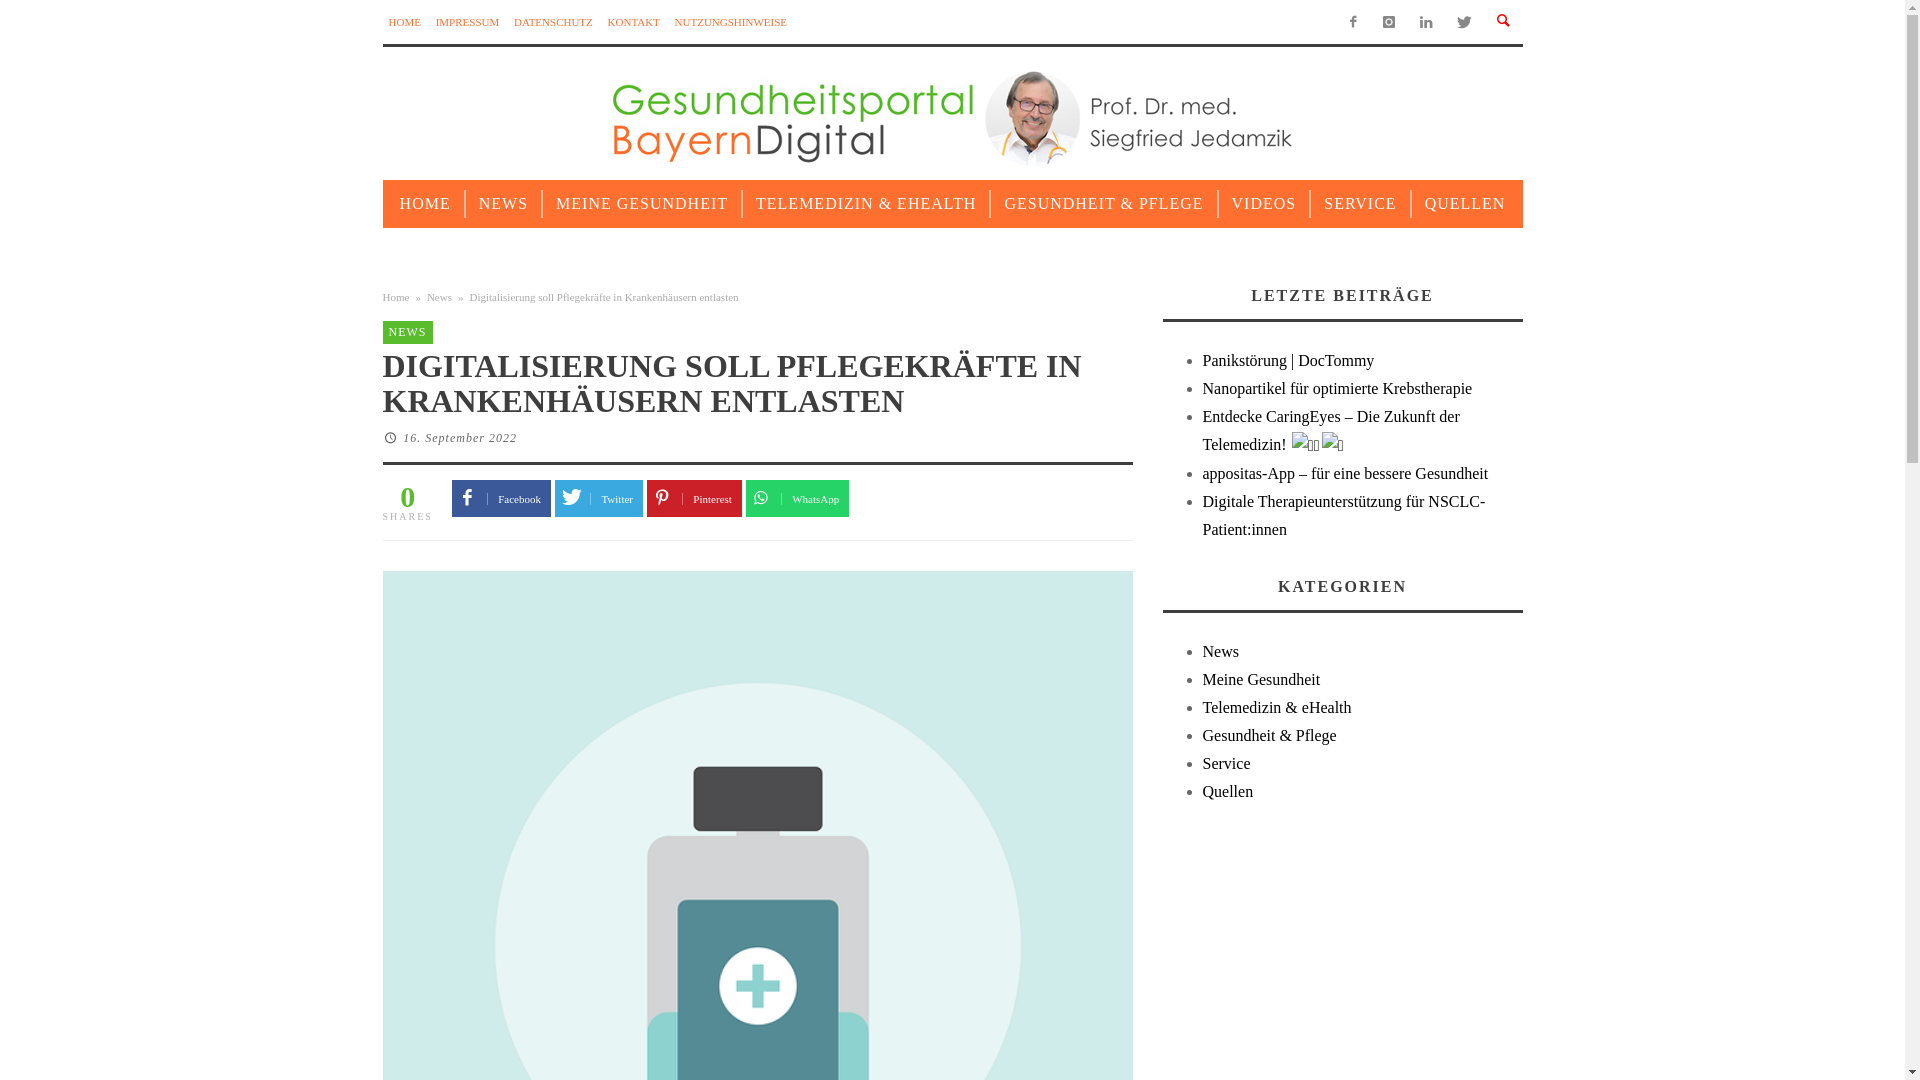  What do you see at coordinates (467, 22) in the screenshot?
I see `'IMPRESSUM'` at bounding box center [467, 22].